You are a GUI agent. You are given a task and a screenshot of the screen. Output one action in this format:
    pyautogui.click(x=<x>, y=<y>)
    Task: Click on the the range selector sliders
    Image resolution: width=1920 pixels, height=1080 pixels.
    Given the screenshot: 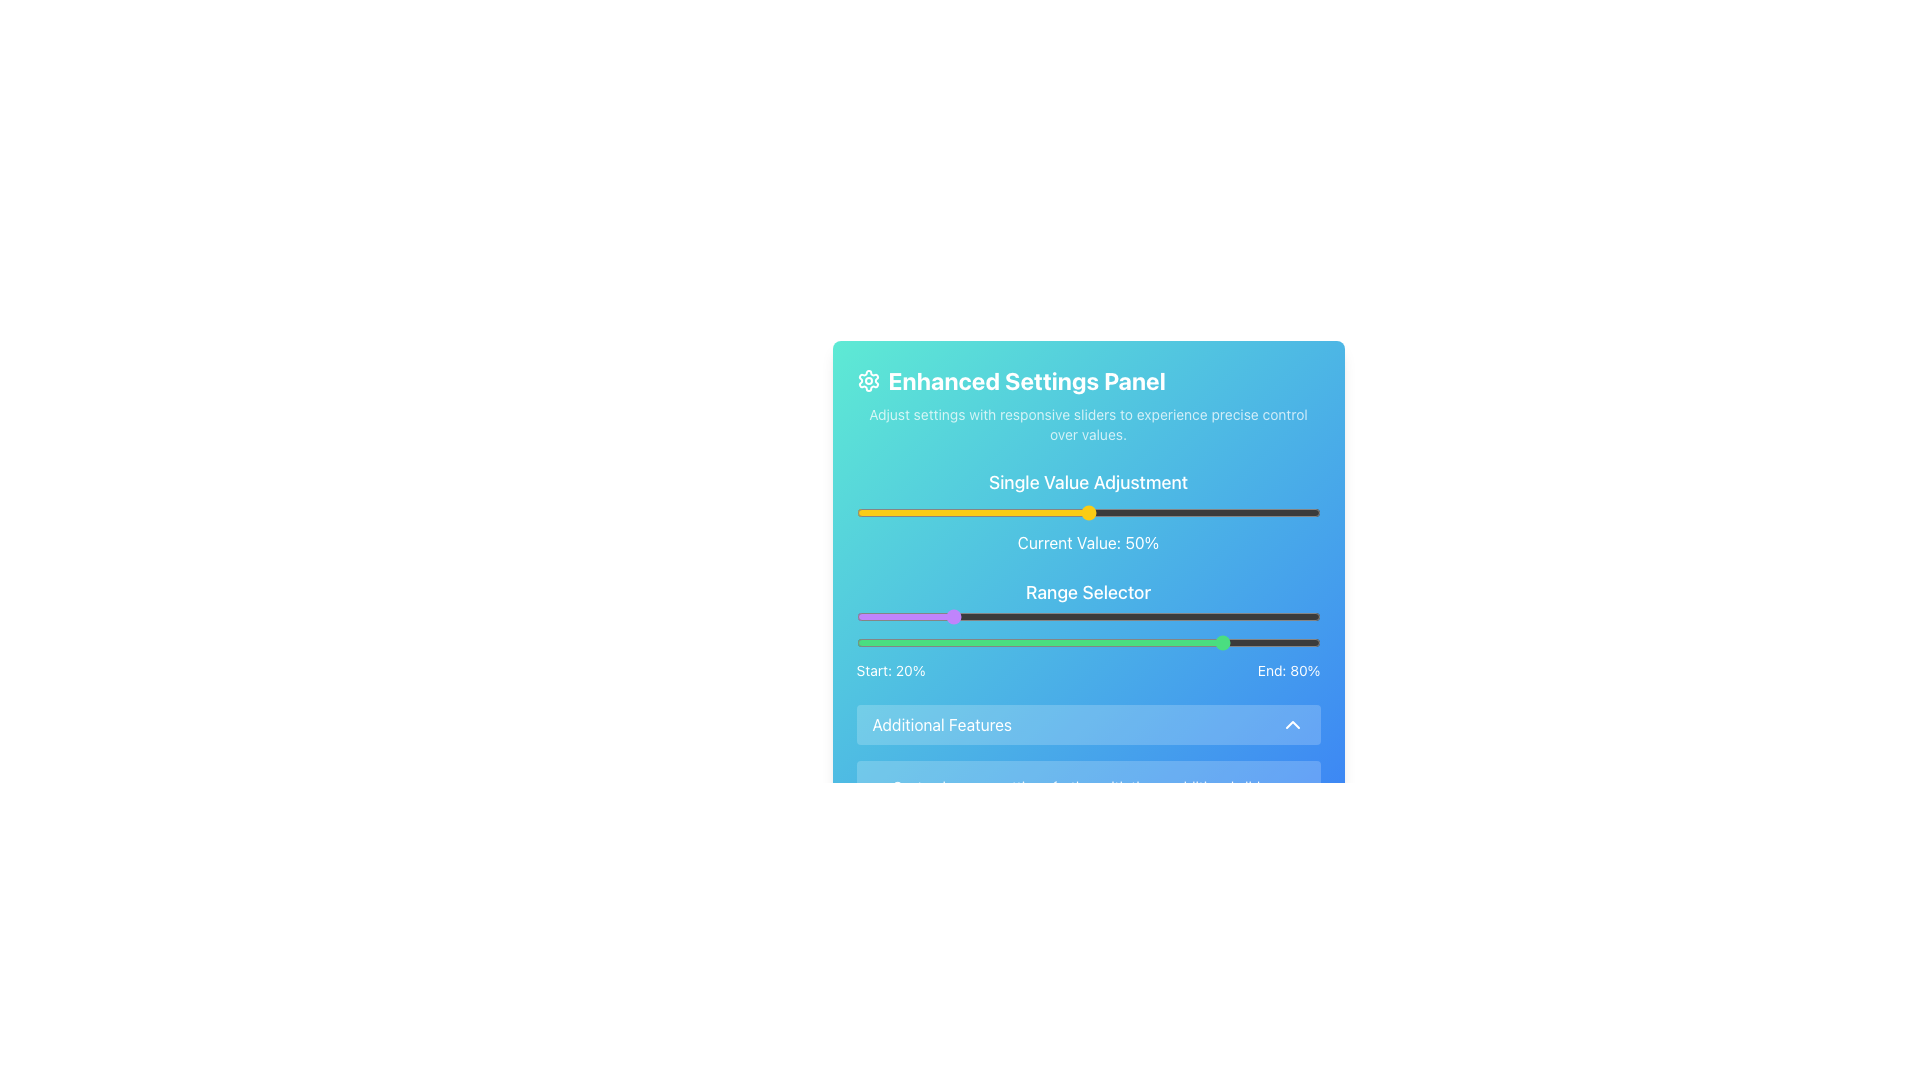 What is the action you would take?
    pyautogui.click(x=1190, y=616)
    